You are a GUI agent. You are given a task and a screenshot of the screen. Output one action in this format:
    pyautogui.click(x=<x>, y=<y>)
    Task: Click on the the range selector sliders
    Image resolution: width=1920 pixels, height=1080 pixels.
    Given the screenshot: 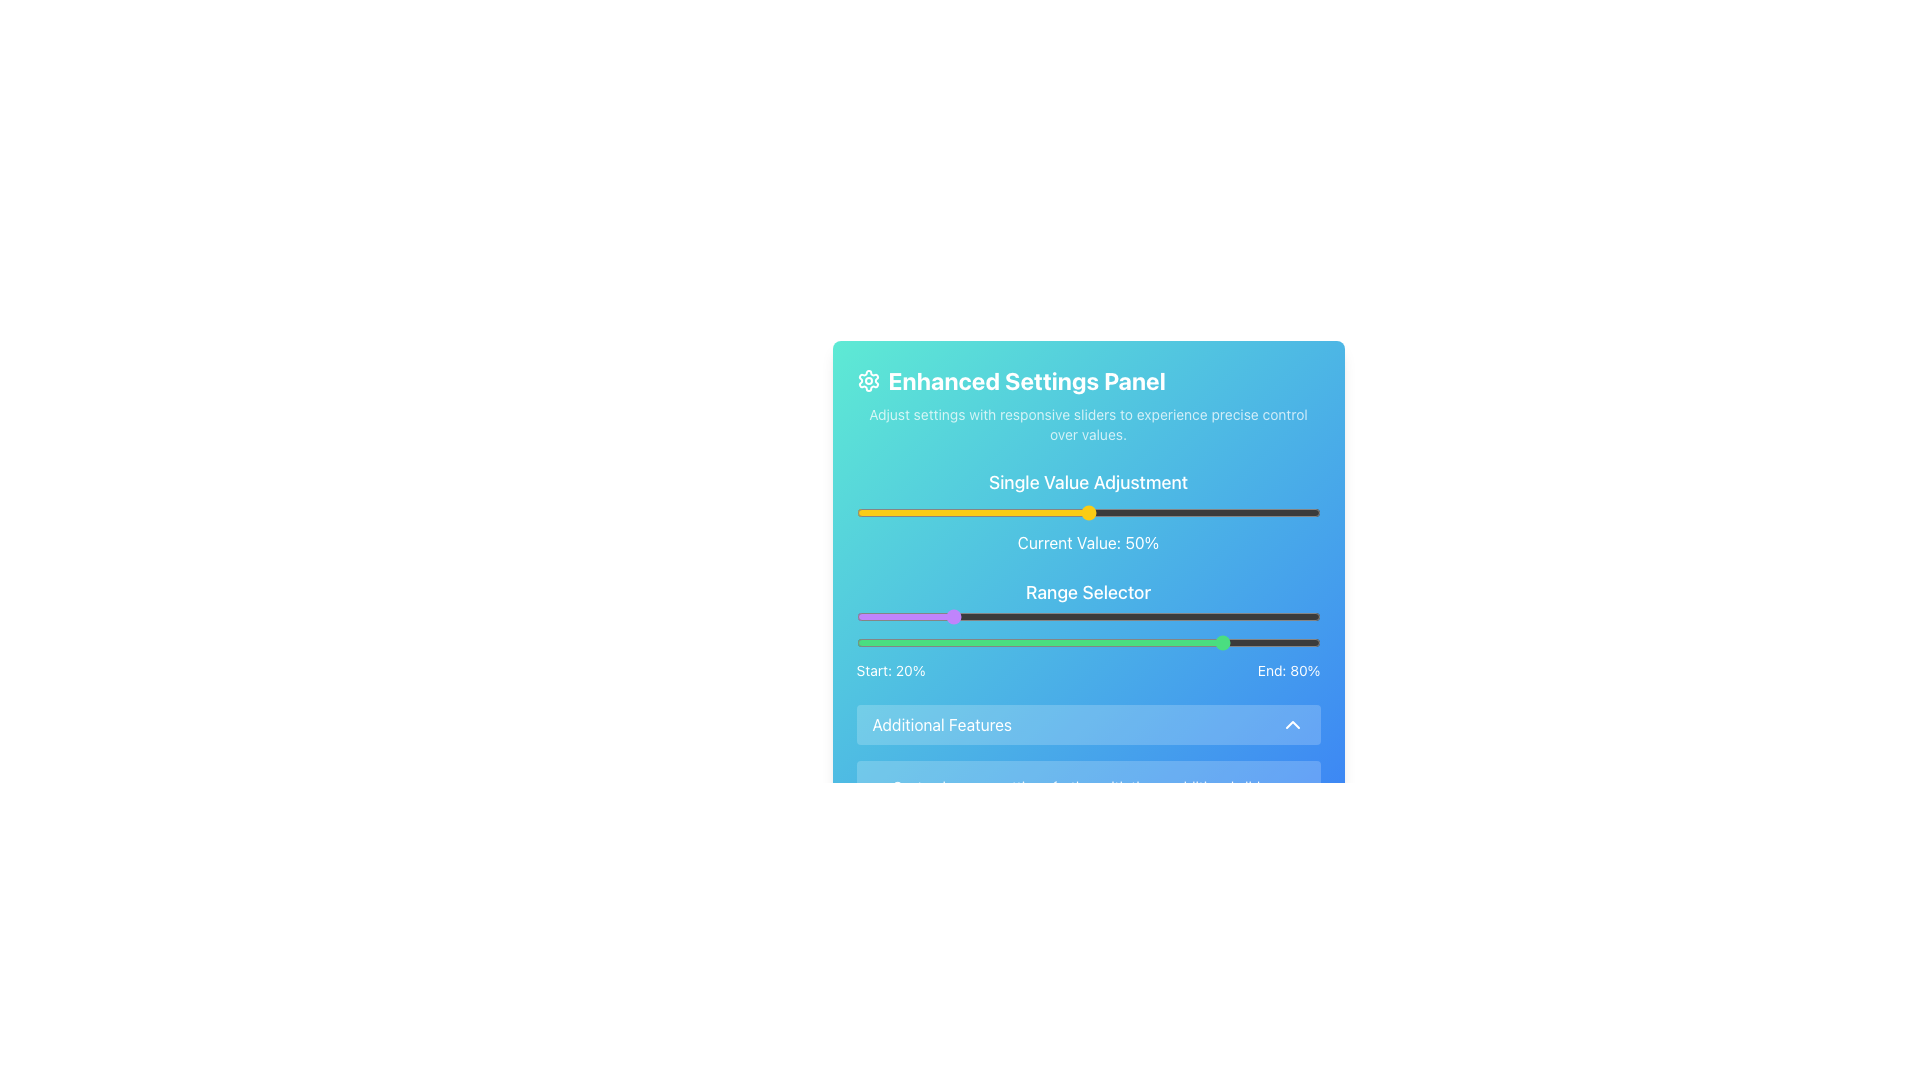 What is the action you would take?
    pyautogui.click(x=1190, y=616)
    